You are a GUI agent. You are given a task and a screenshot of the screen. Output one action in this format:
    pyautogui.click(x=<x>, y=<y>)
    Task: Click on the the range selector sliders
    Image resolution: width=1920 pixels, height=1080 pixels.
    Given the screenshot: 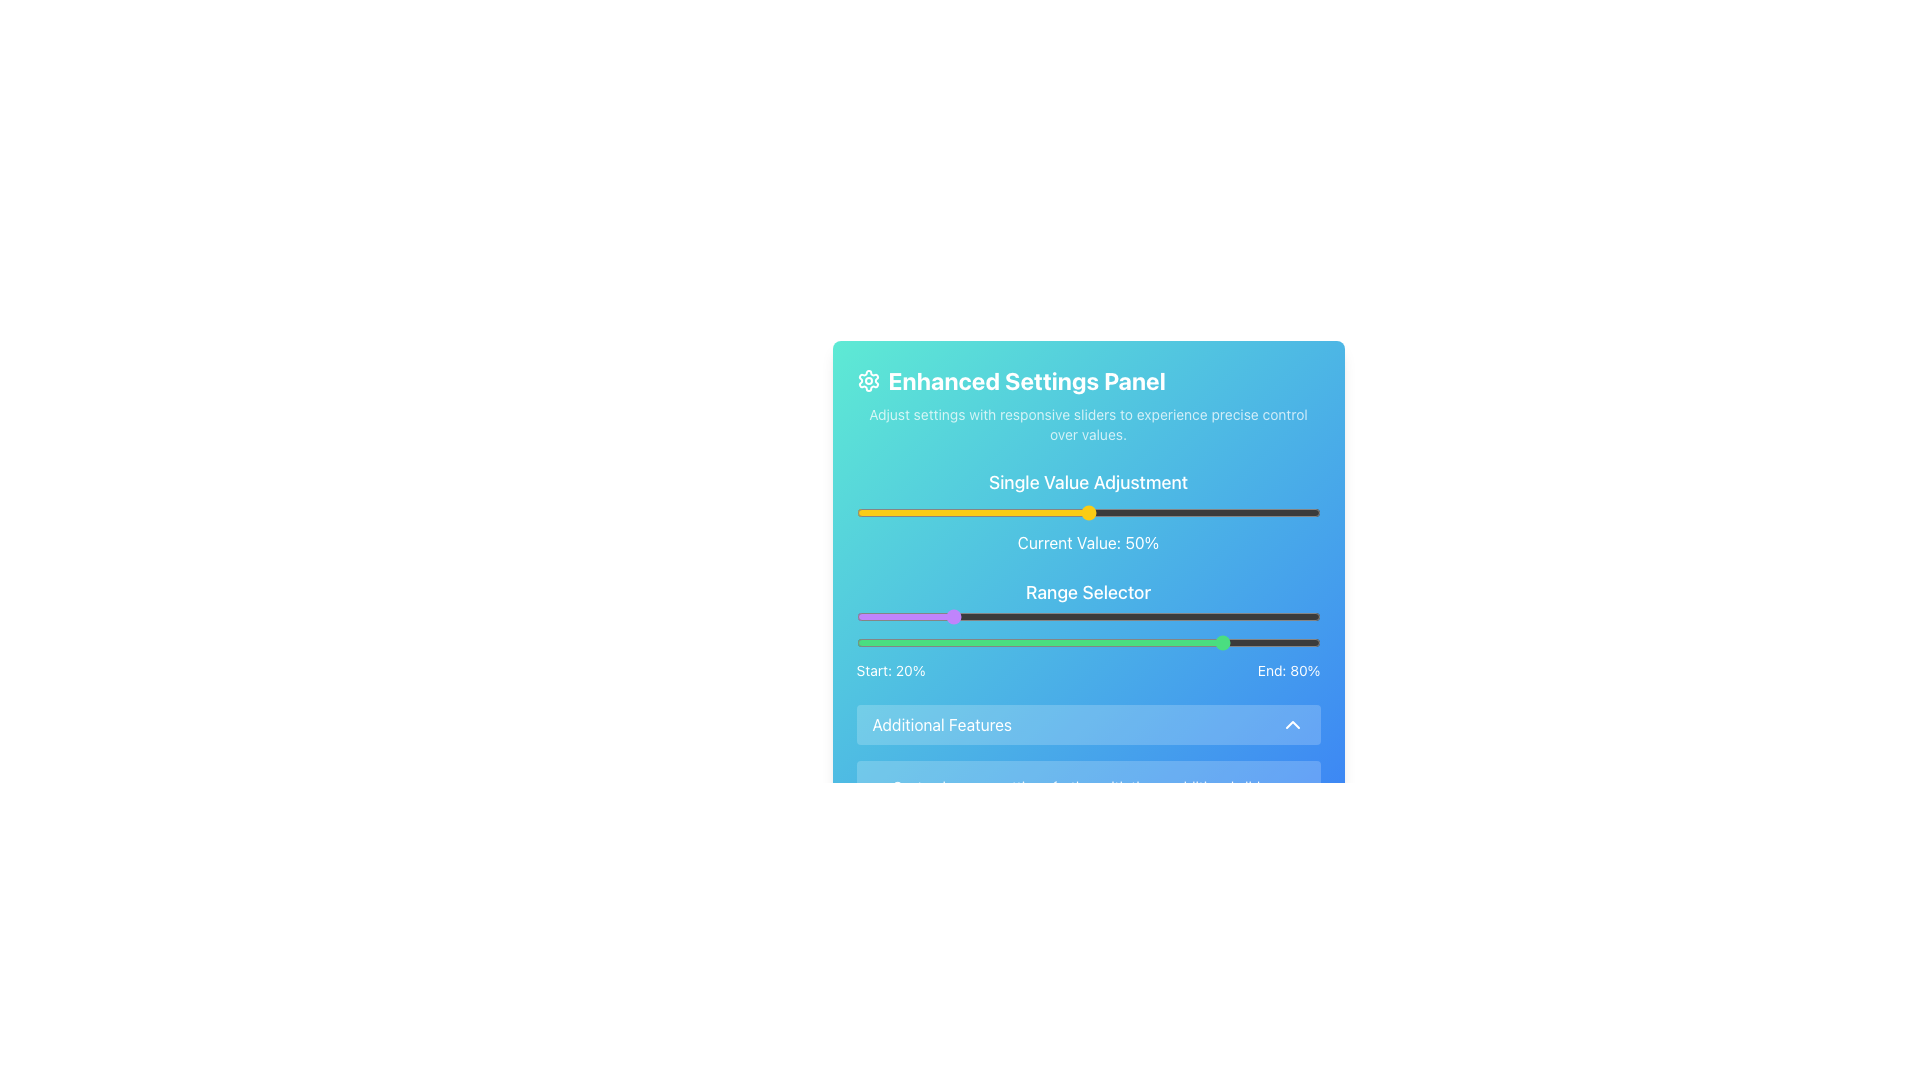 What is the action you would take?
    pyautogui.click(x=1190, y=616)
    